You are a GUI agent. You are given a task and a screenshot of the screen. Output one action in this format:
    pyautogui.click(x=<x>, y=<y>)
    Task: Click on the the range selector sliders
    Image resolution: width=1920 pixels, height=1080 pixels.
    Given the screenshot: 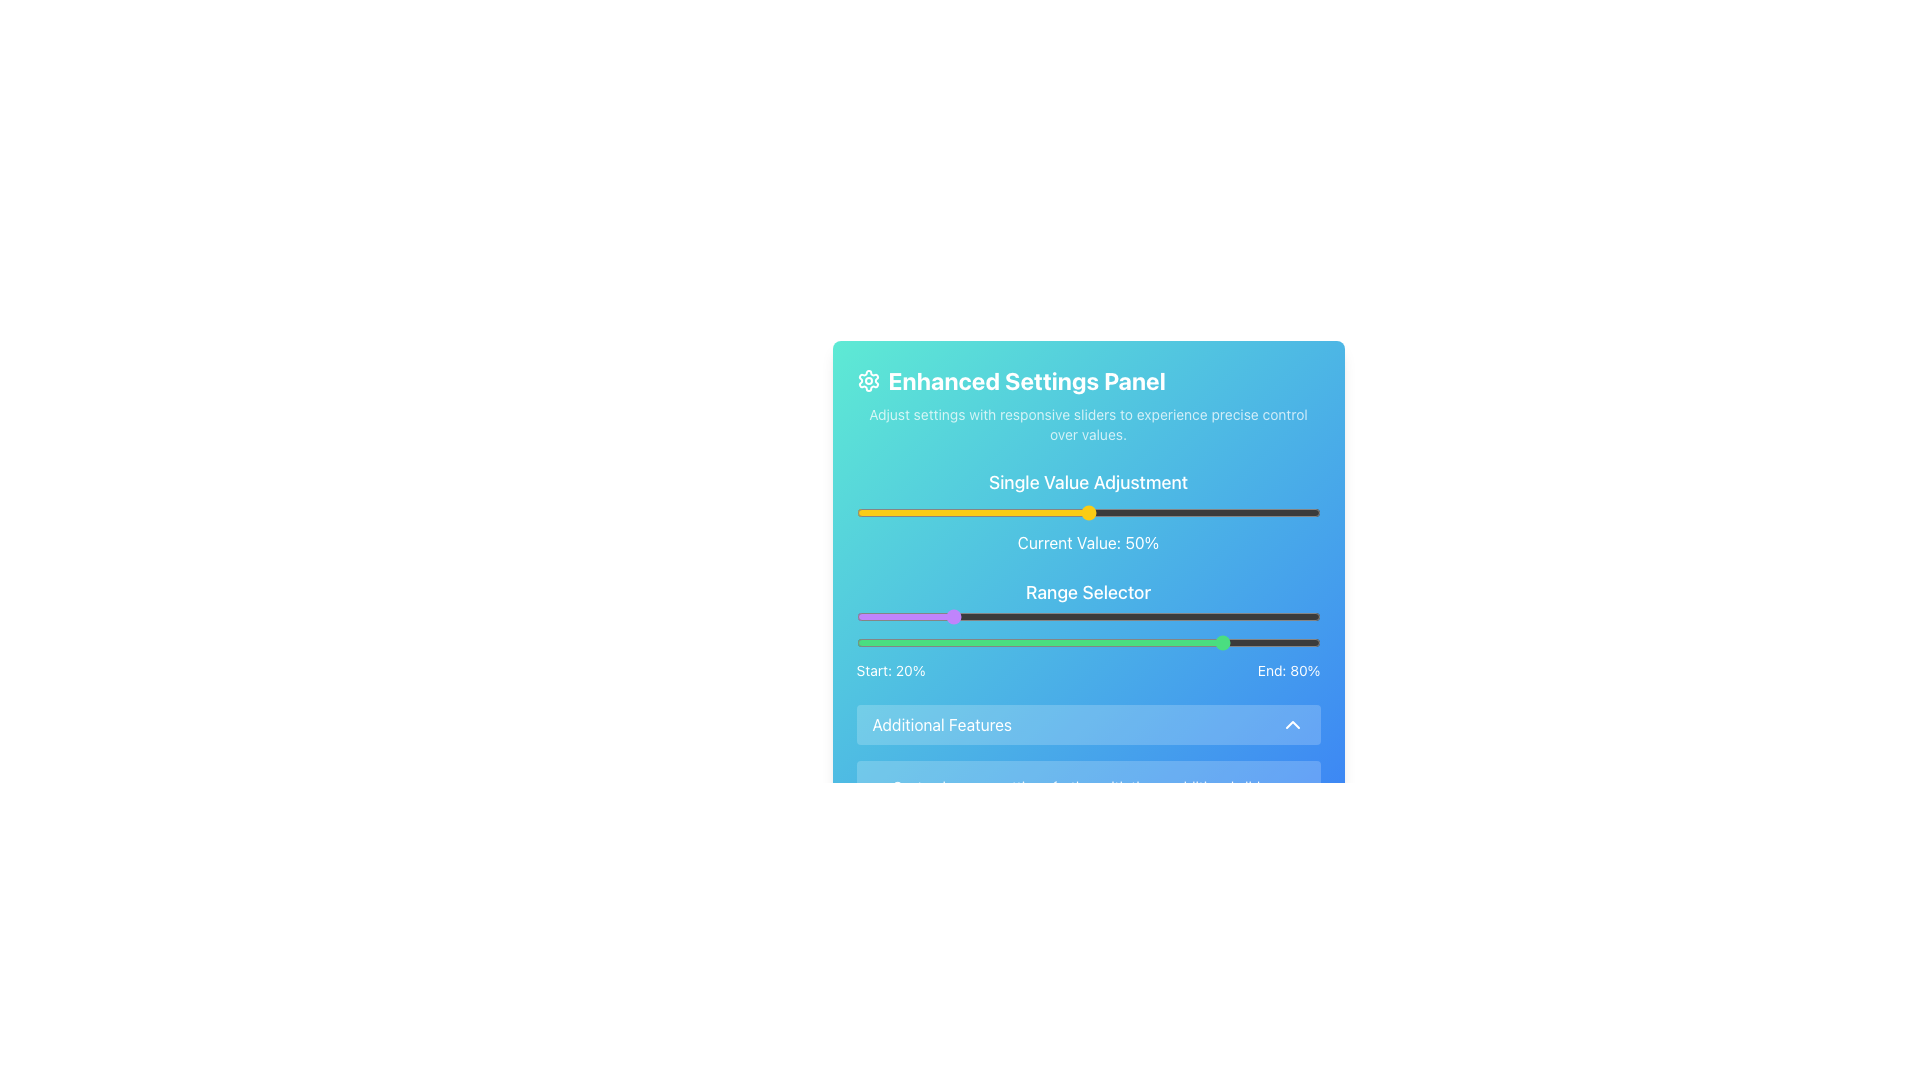 What is the action you would take?
    pyautogui.click(x=1190, y=616)
    